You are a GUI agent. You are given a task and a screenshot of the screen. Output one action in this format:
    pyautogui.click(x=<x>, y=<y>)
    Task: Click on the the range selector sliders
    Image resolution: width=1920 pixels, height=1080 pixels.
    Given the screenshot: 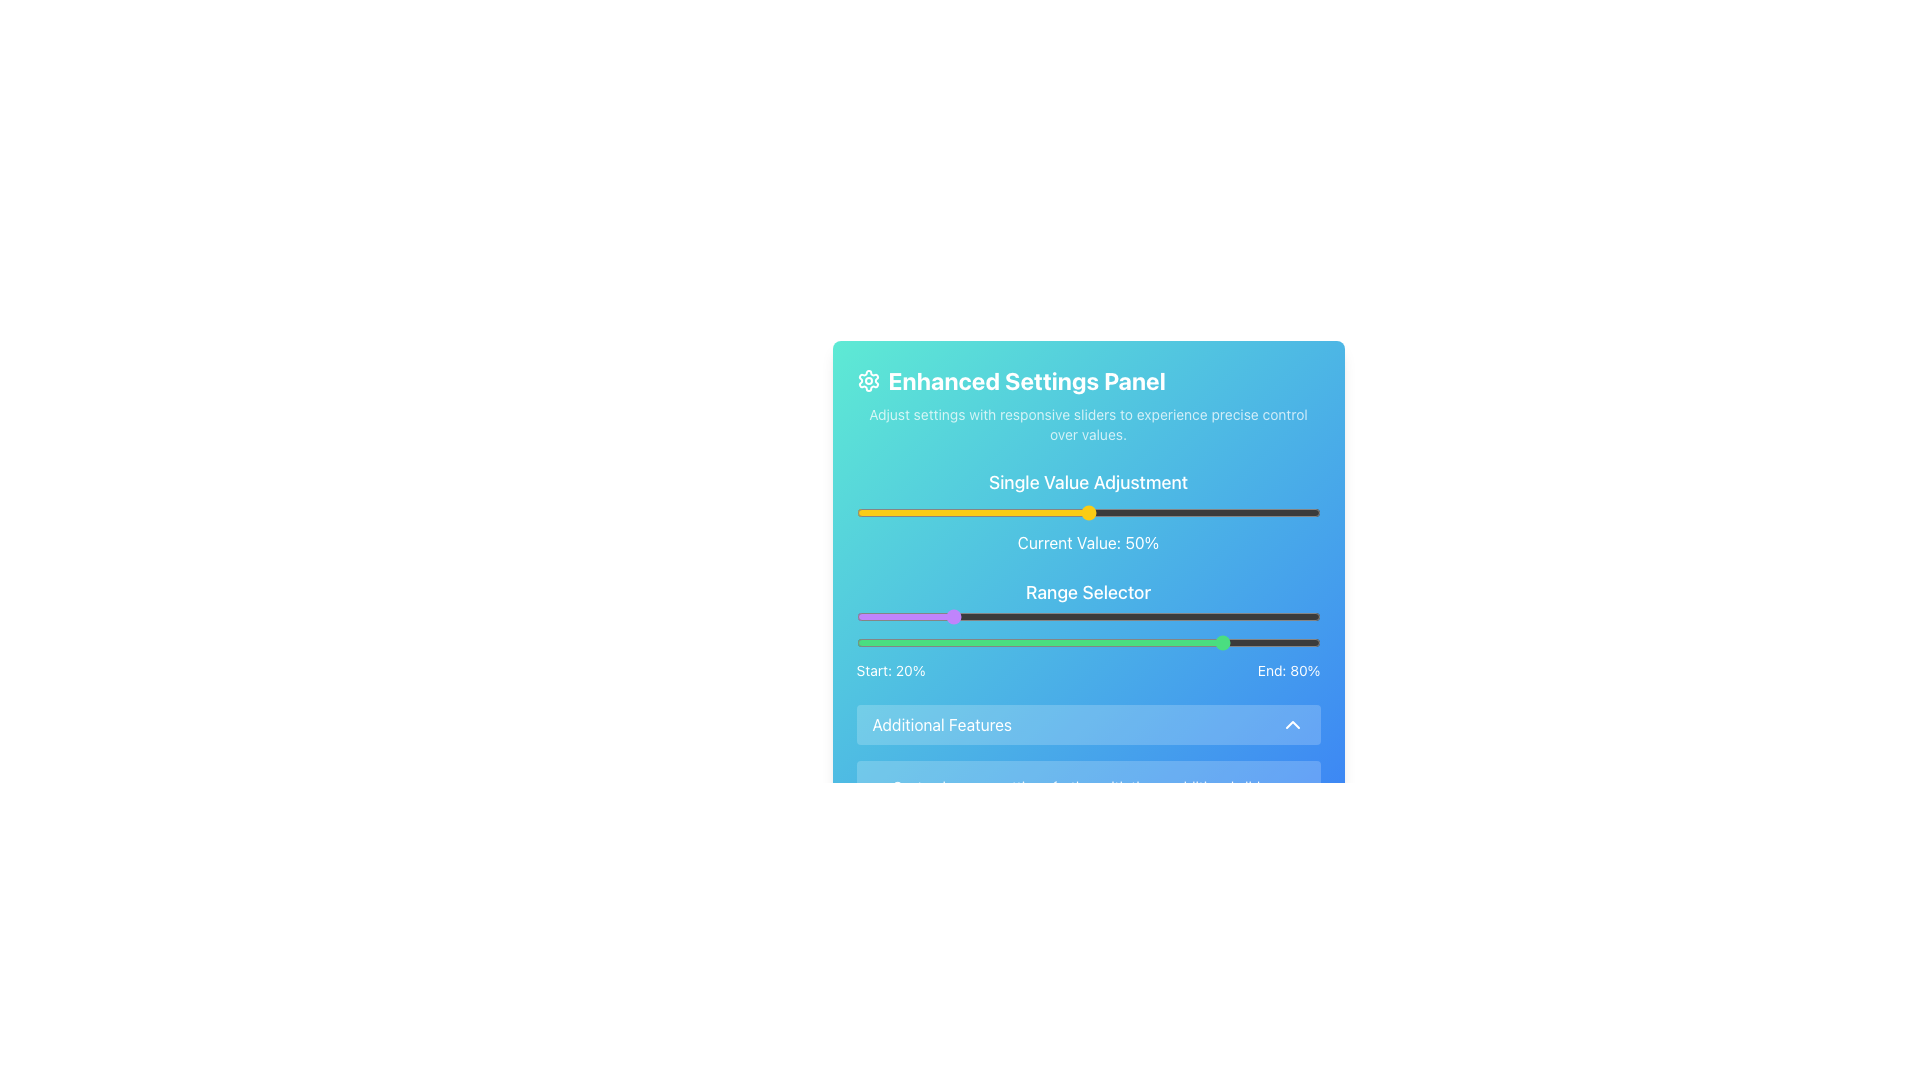 What is the action you would take?
    pyautogui.click(x=1190, y=616)
    